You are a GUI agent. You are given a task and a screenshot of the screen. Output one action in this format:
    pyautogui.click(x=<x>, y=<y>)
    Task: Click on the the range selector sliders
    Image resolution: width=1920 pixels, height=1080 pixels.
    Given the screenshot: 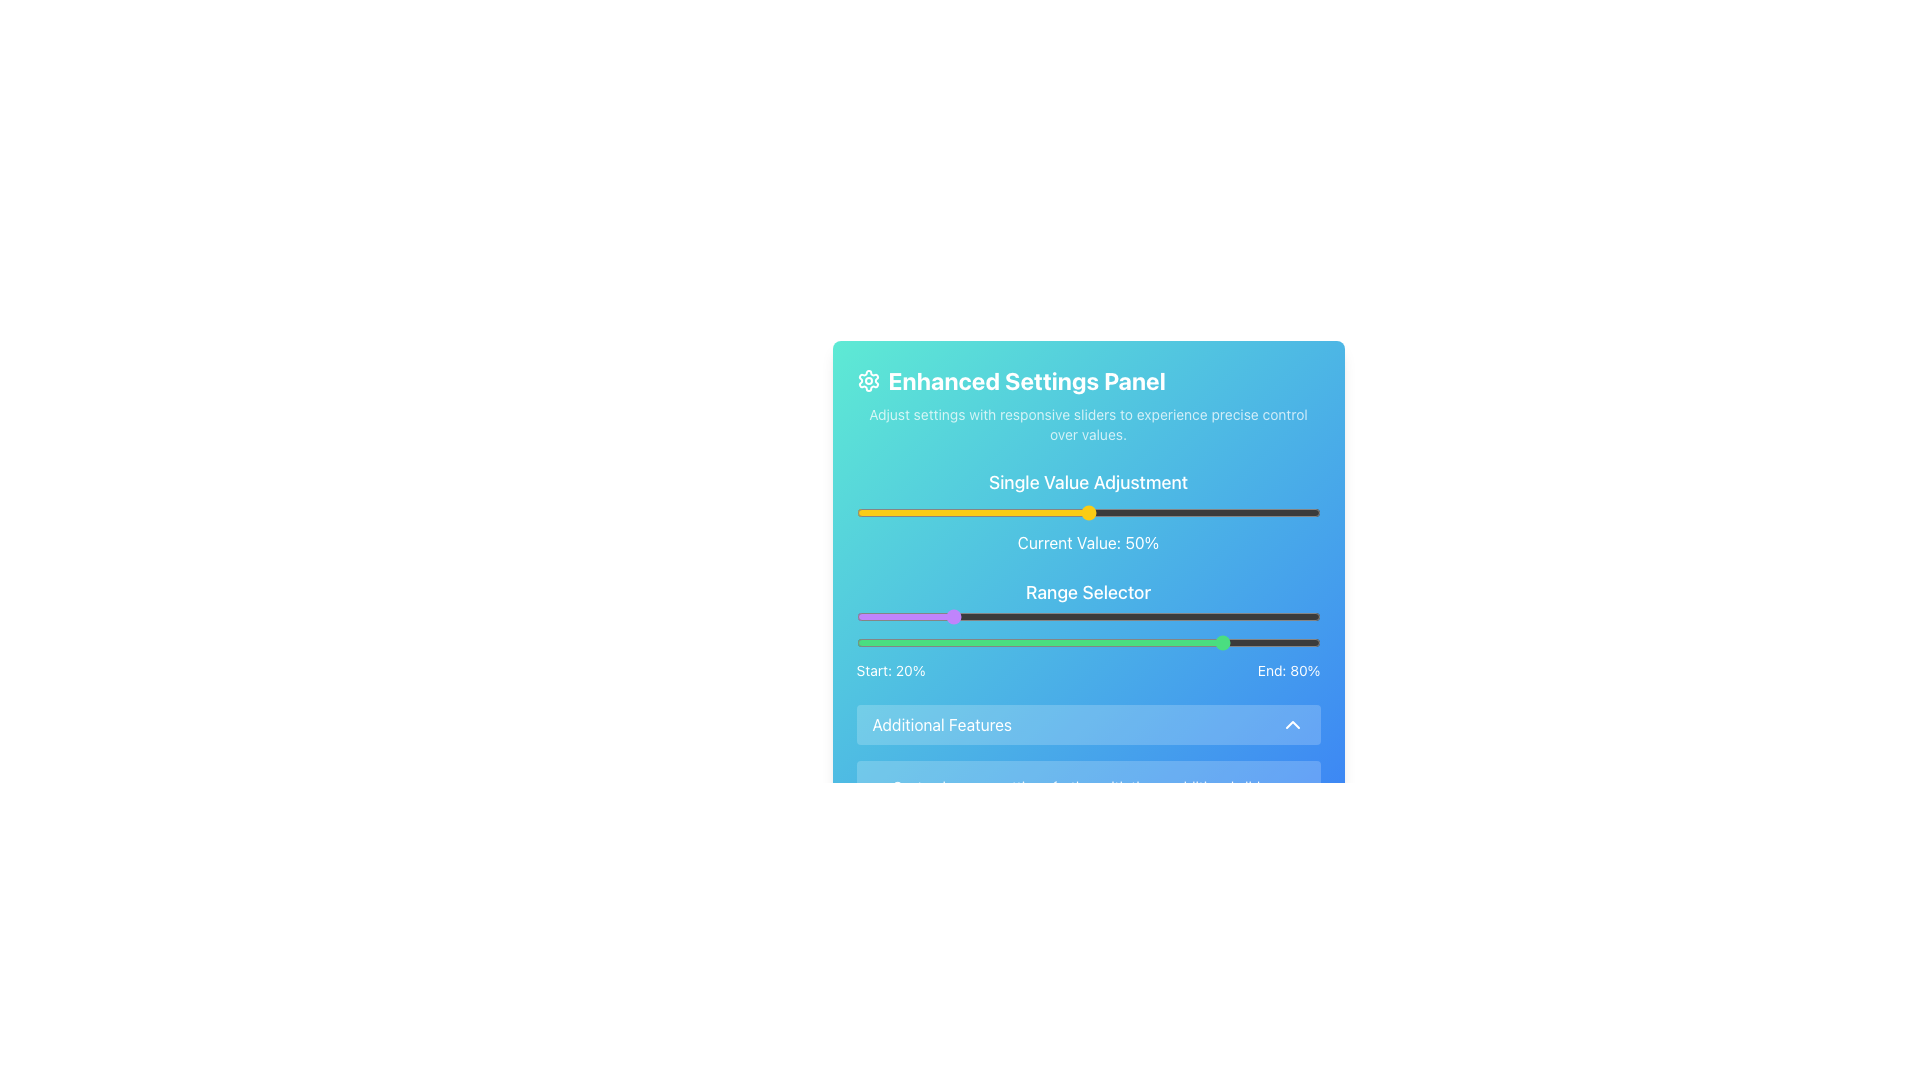 What is the action you would take?
    pyautogui.click(x=1190, y=616)
    